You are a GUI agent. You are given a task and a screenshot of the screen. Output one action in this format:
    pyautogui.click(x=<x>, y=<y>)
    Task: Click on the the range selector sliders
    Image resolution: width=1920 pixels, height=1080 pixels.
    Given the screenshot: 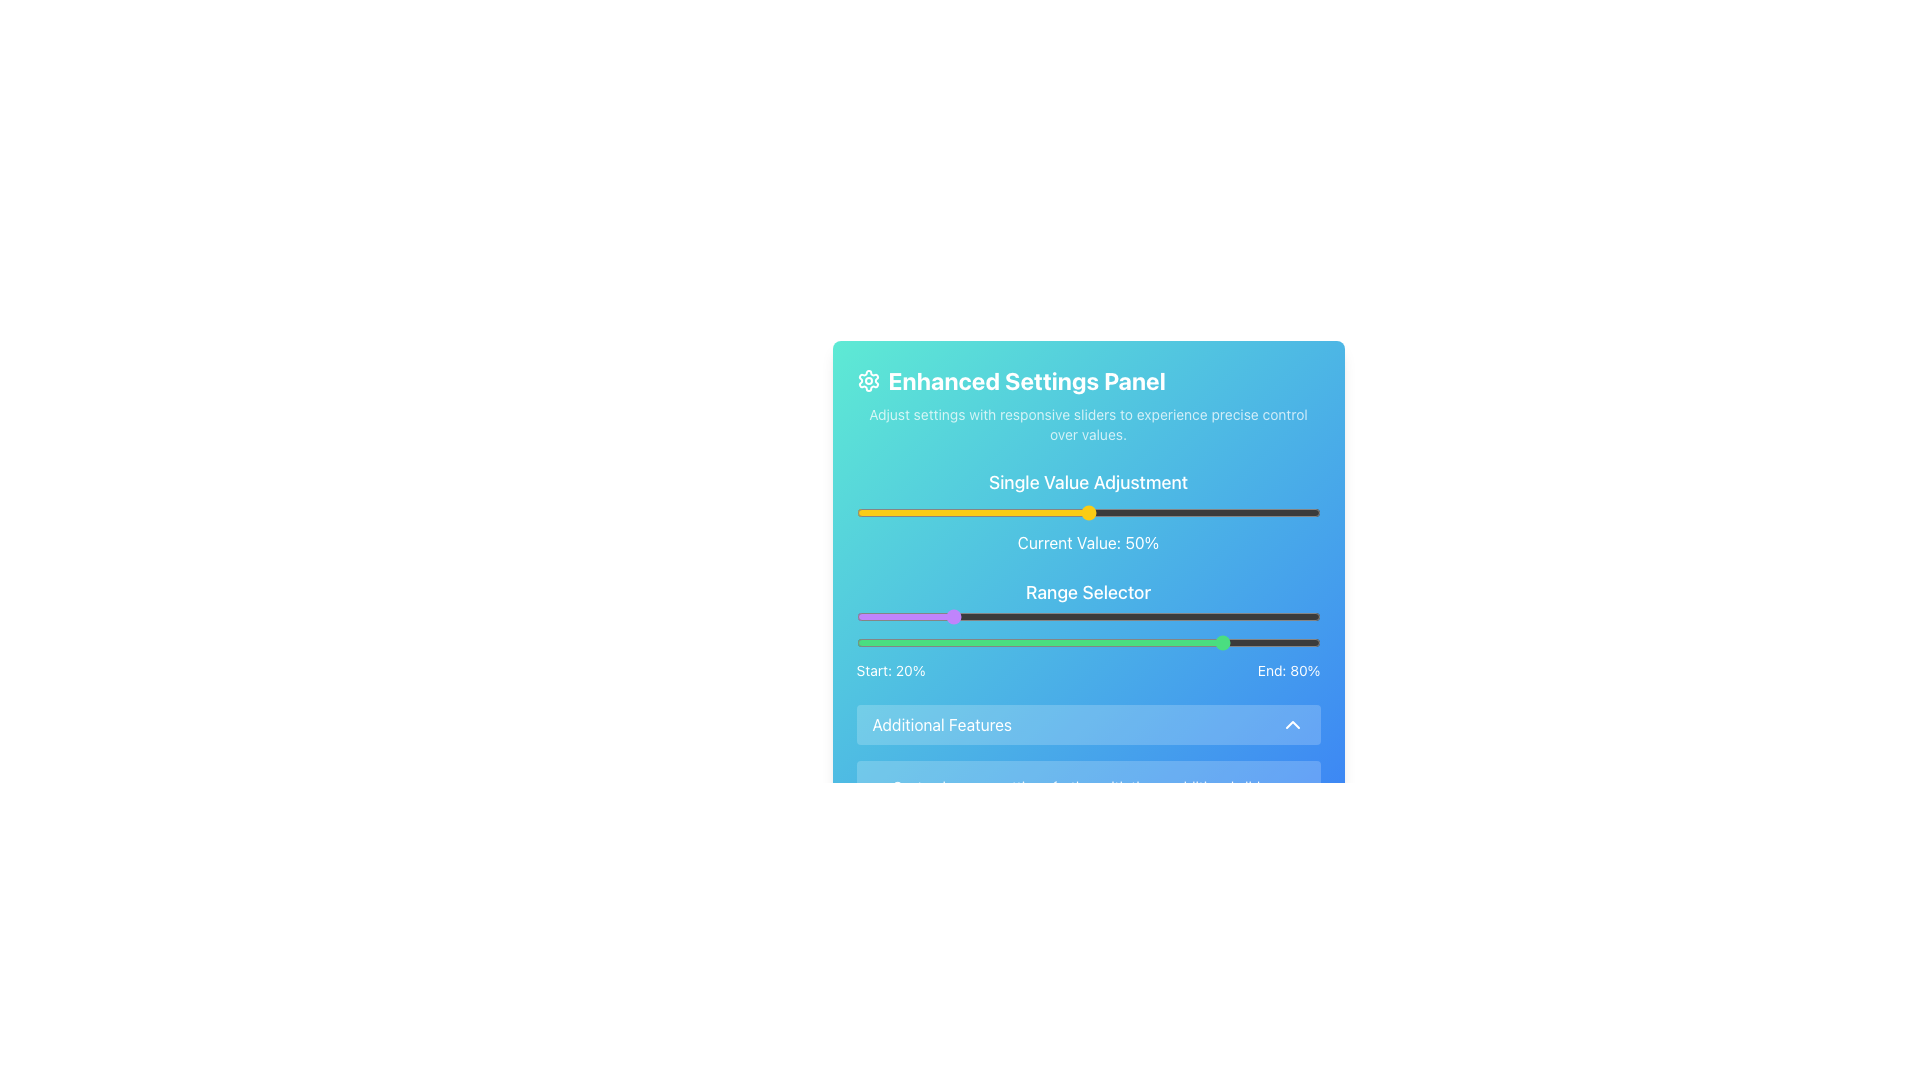 What is the action you would take?
    pyautogui.click(x=1190, y=616)
    